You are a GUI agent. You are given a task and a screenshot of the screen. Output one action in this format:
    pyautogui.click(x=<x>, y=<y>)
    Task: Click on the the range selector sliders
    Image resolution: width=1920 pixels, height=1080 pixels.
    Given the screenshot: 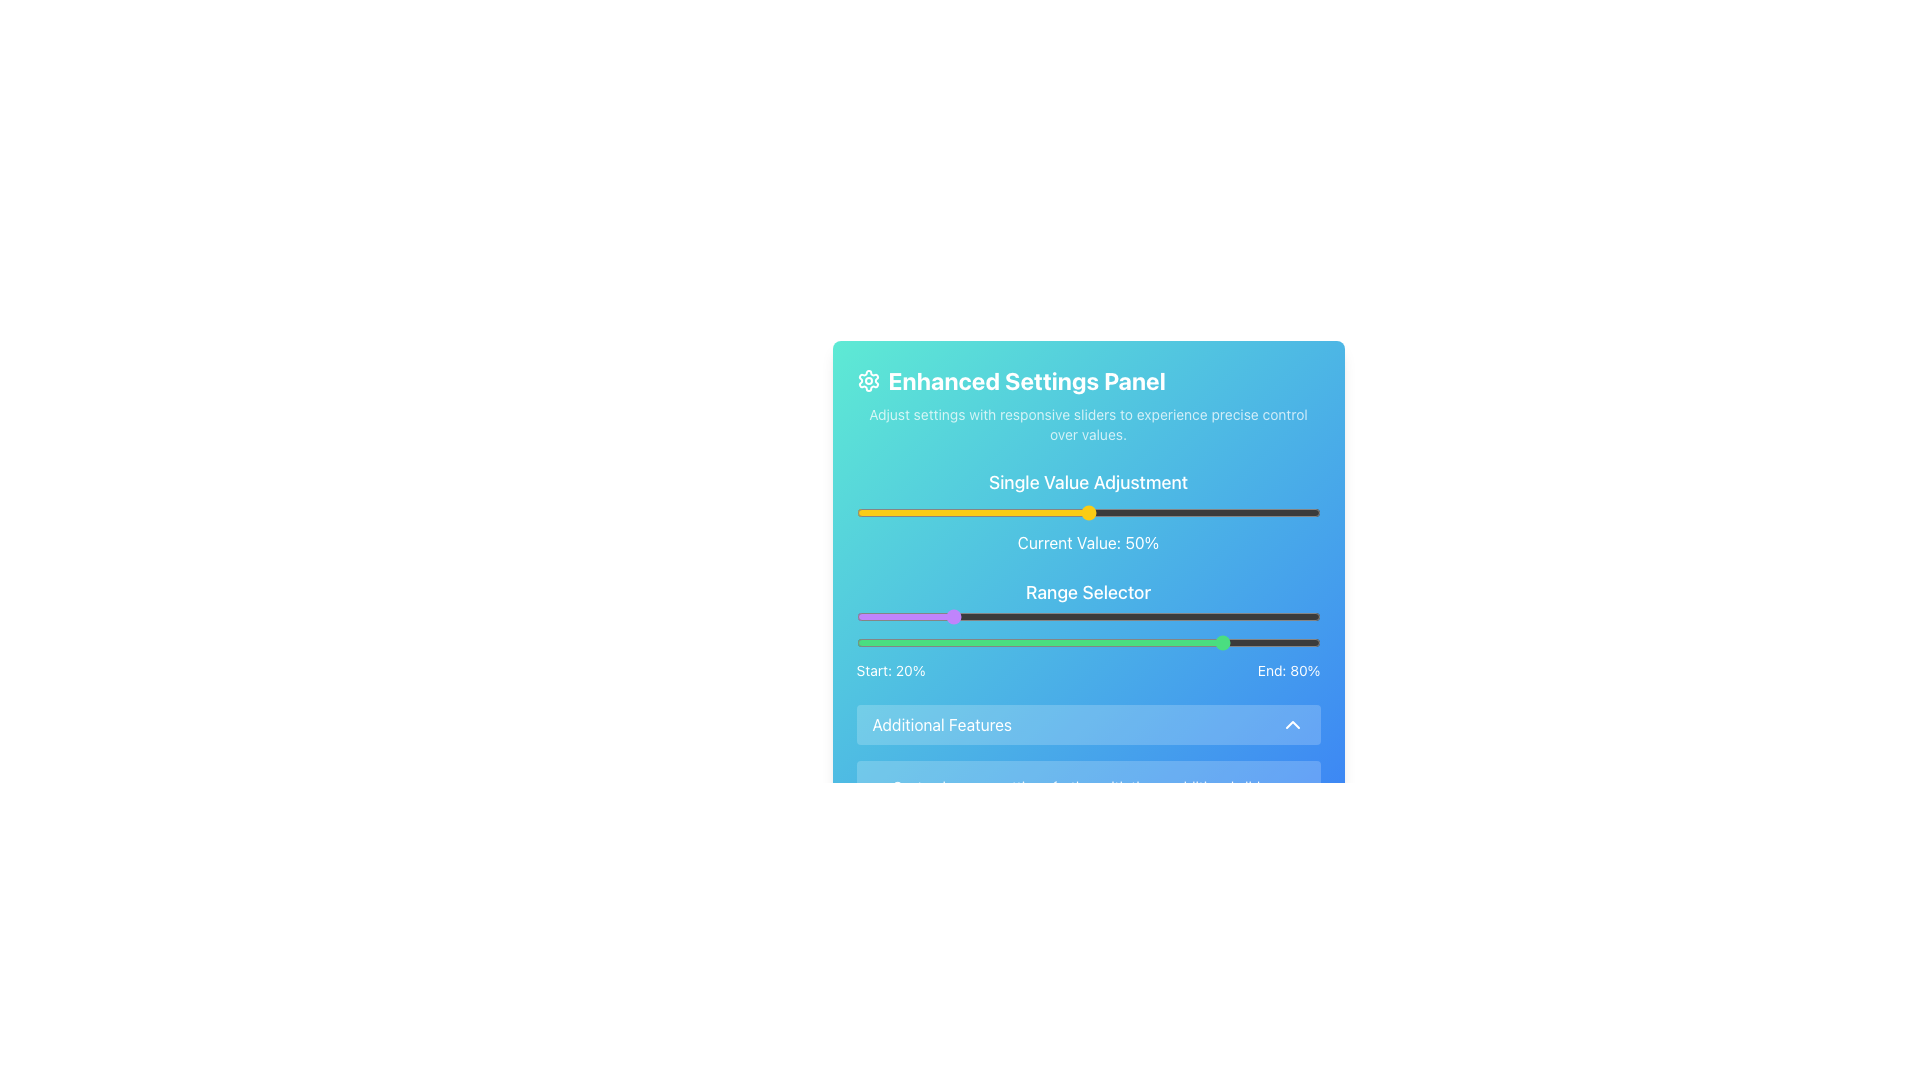 What is the action you would take?
    pyautogui.click(x=1190, y=616)
    